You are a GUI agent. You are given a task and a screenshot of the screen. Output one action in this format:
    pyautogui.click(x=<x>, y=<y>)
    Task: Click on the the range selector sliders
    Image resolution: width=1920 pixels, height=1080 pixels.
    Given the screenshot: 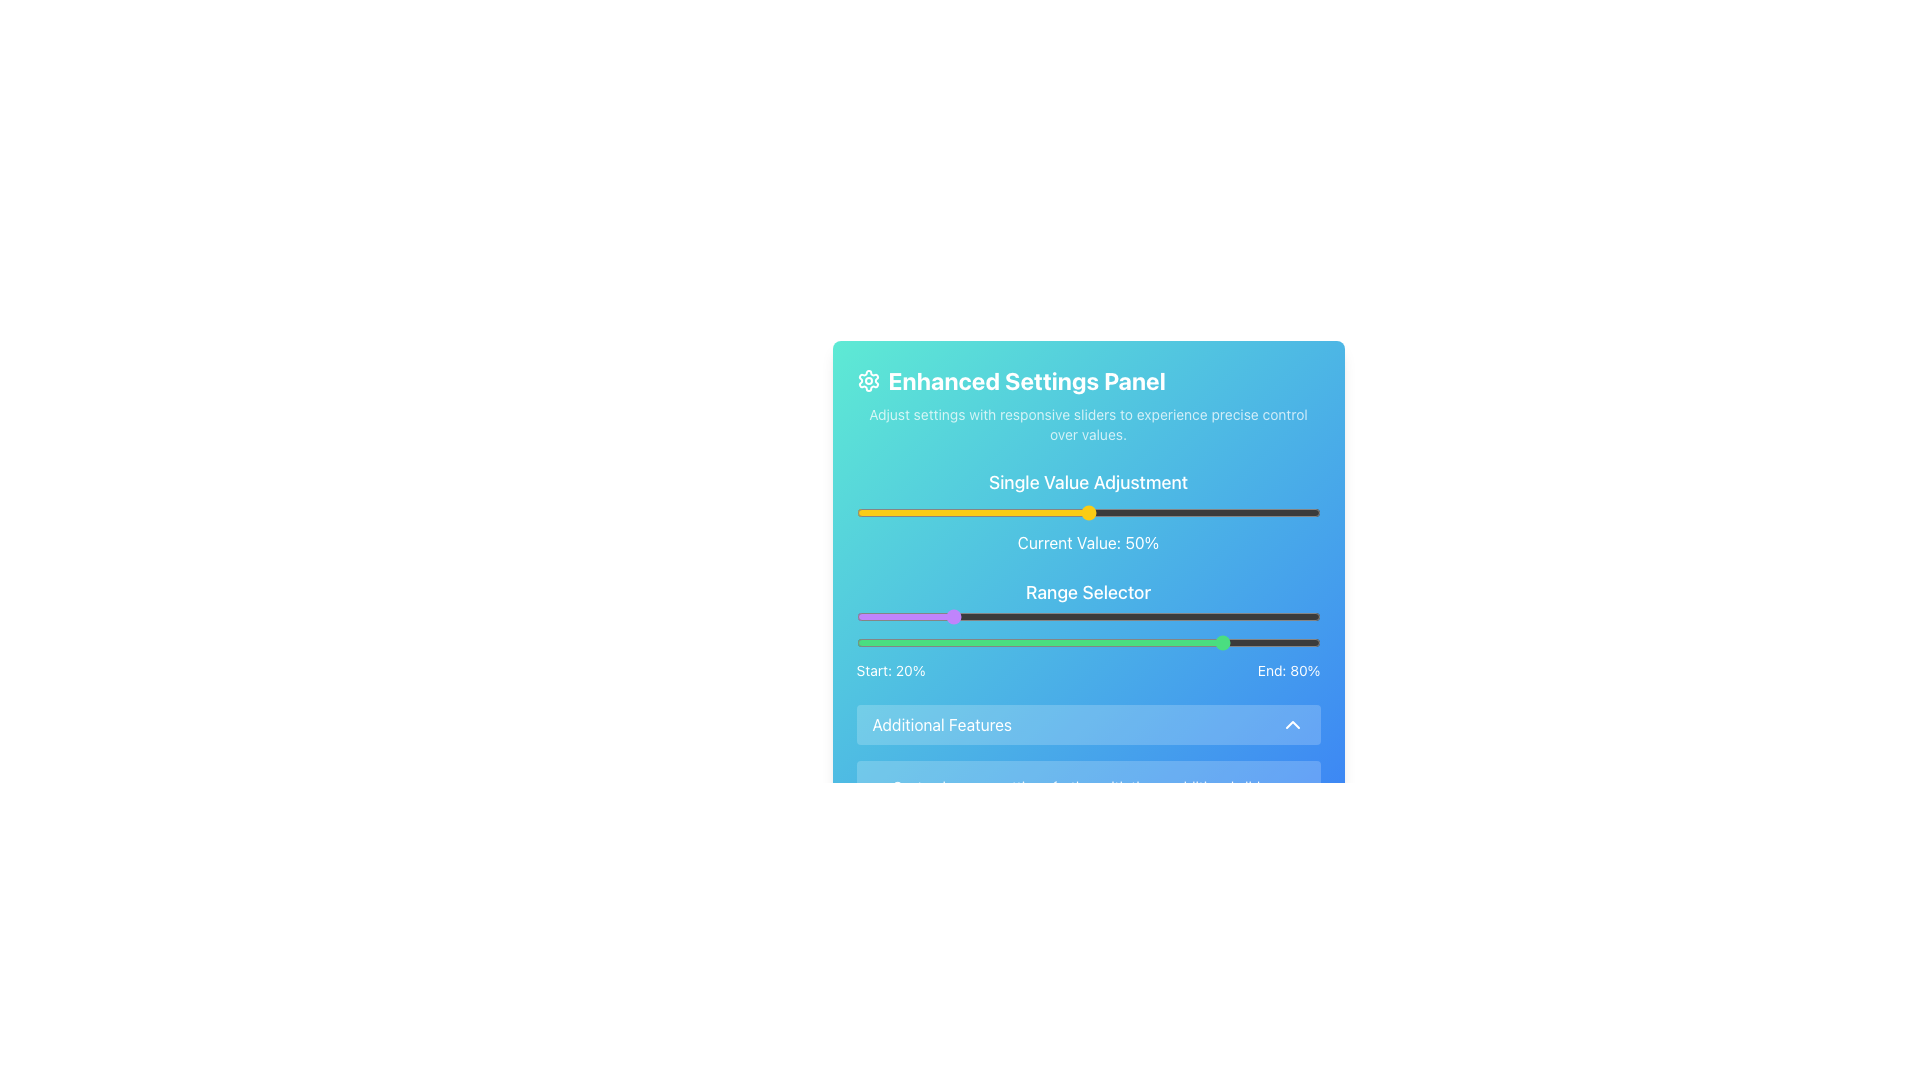 What is the action you would take?
    pyautogui.click(x=1190, y=616)
    